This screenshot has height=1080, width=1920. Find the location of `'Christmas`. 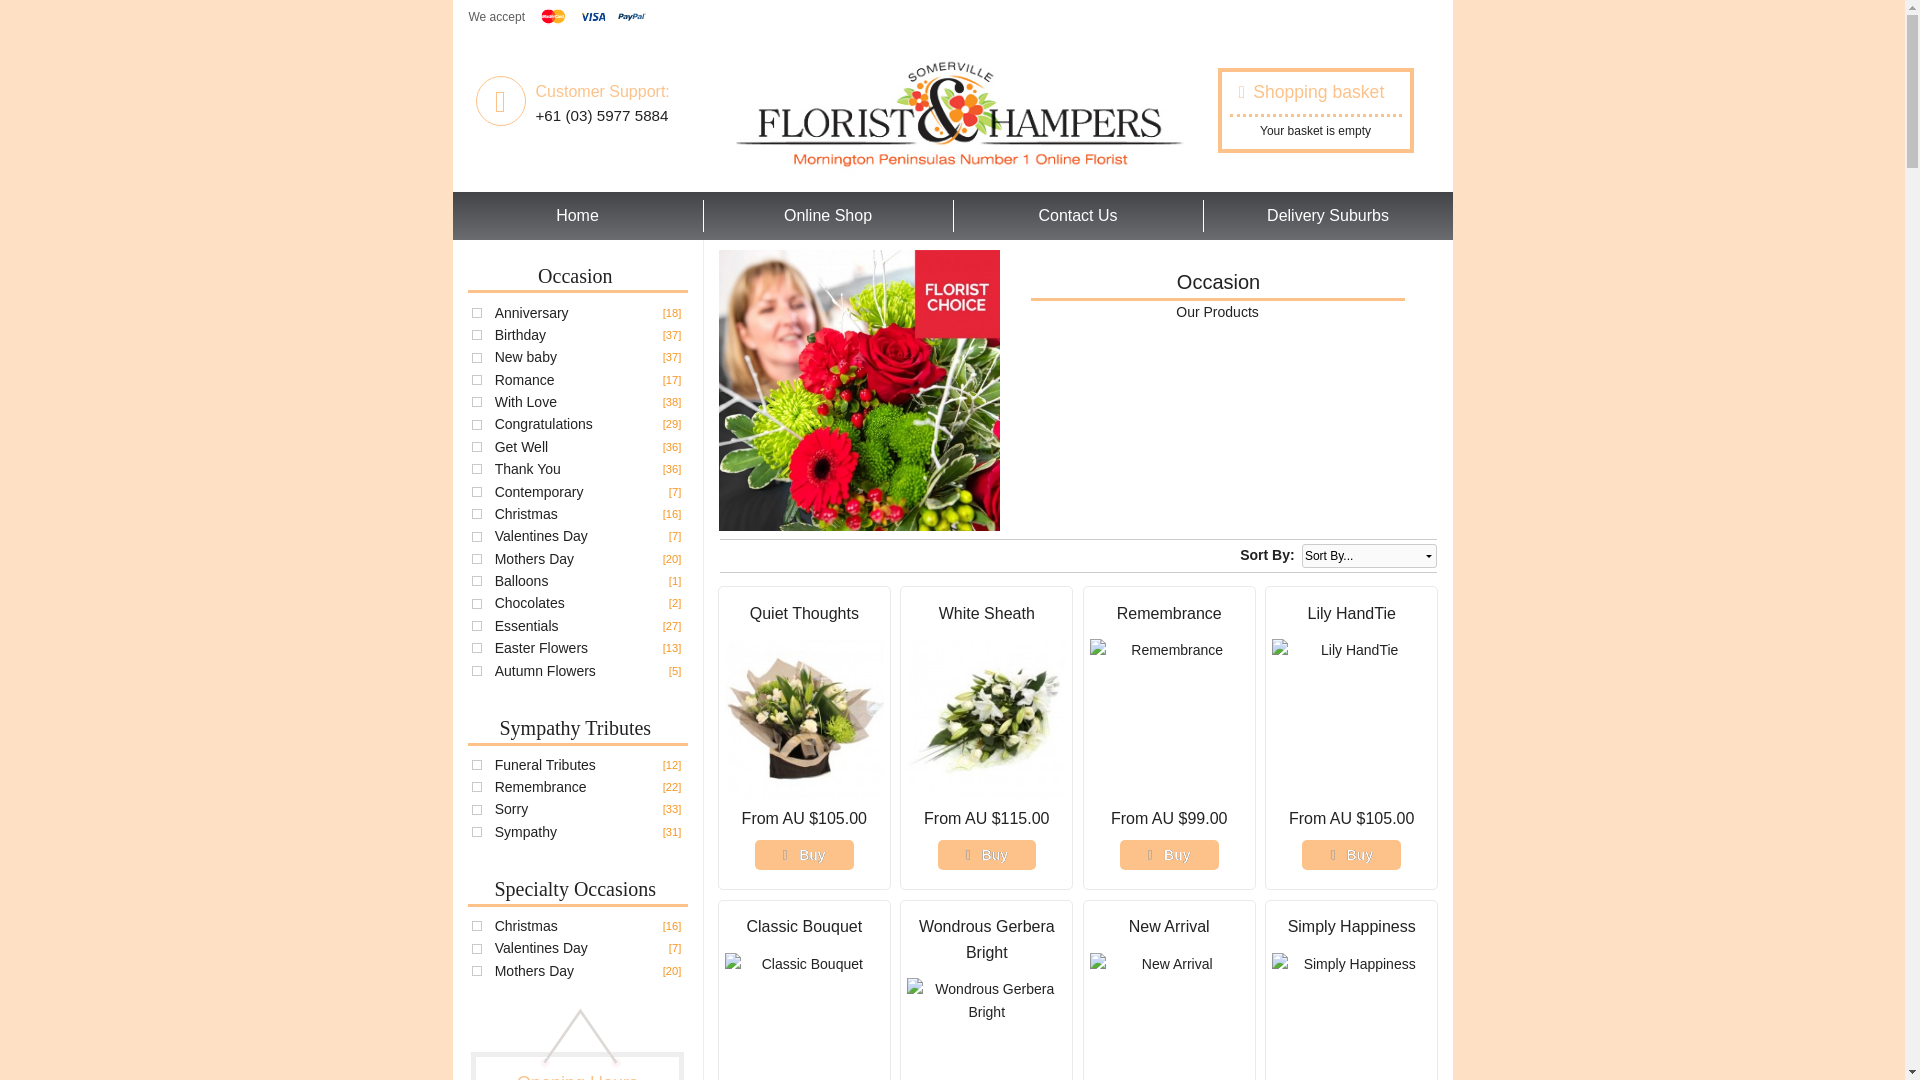

'Christmas is located at coordinates (526, 512).